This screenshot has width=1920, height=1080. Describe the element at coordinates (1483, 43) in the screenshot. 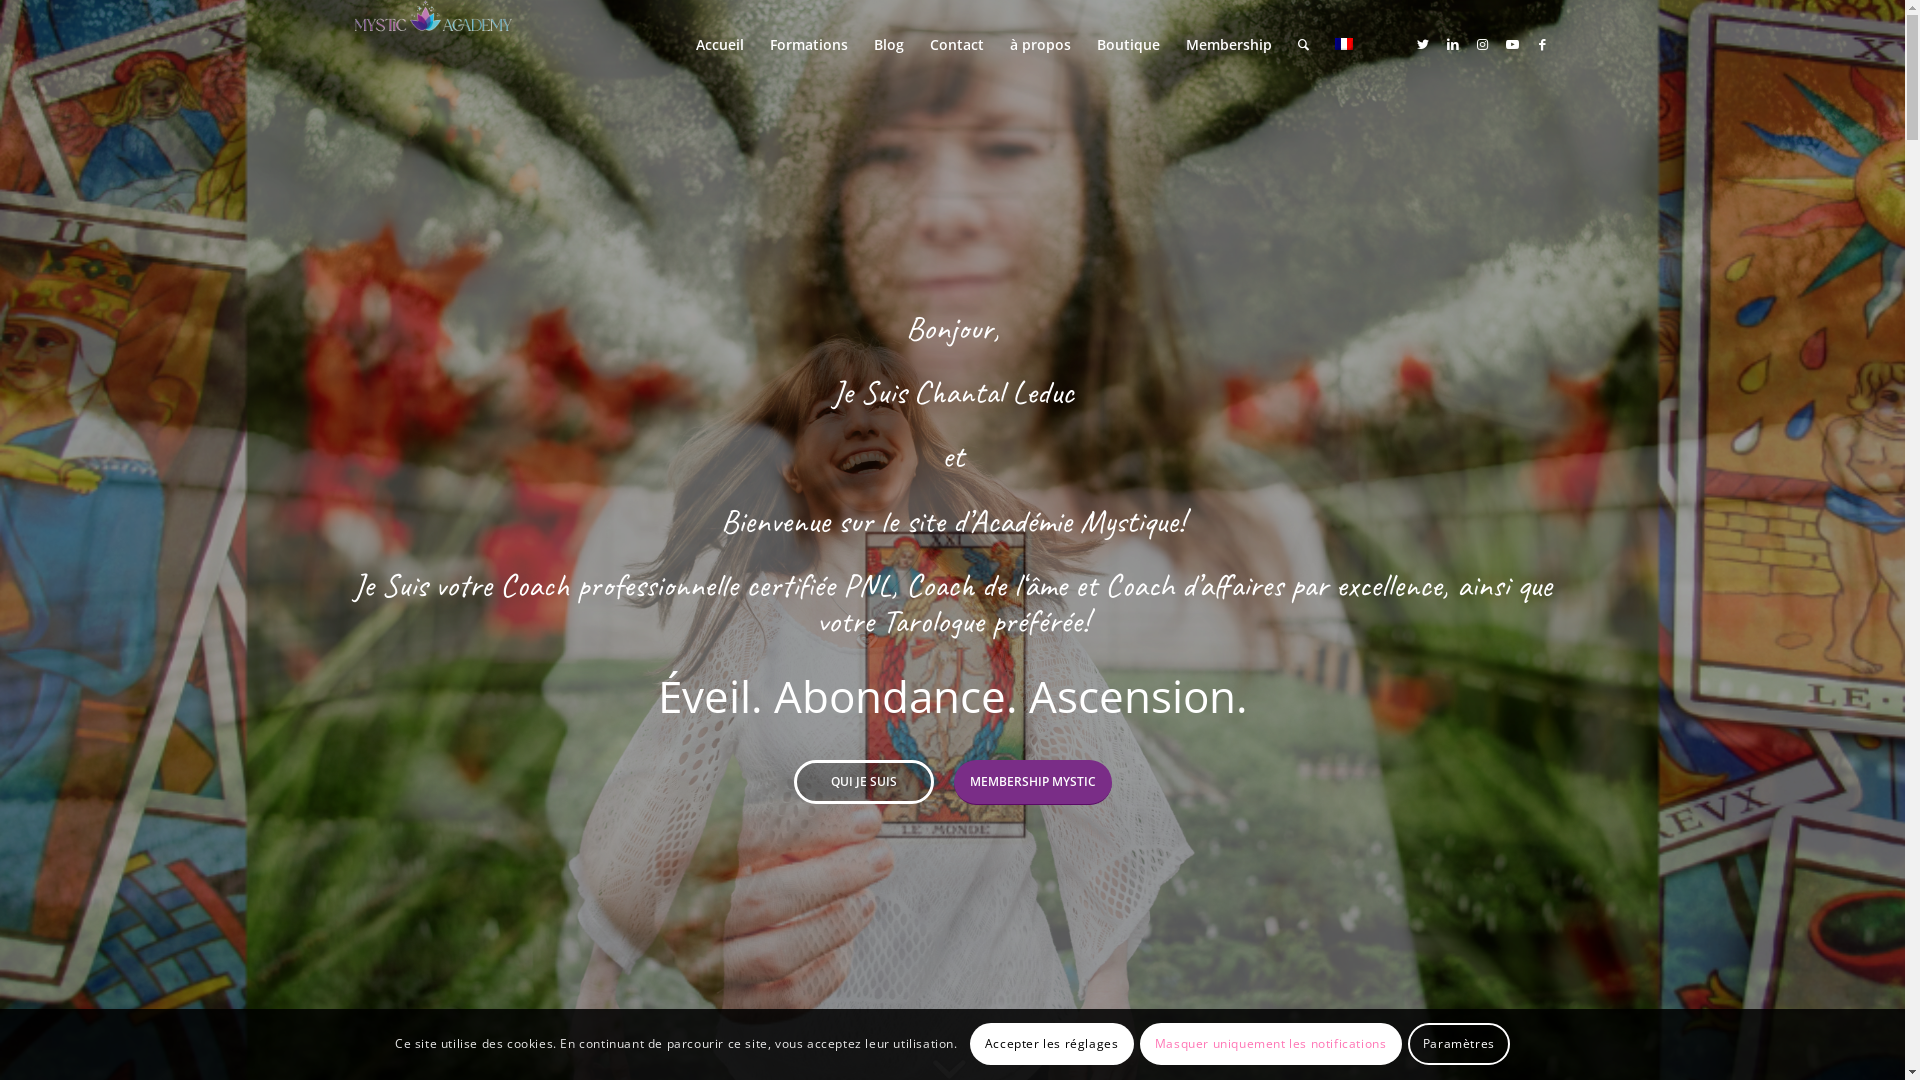

I see `'Instagram'` at that location.